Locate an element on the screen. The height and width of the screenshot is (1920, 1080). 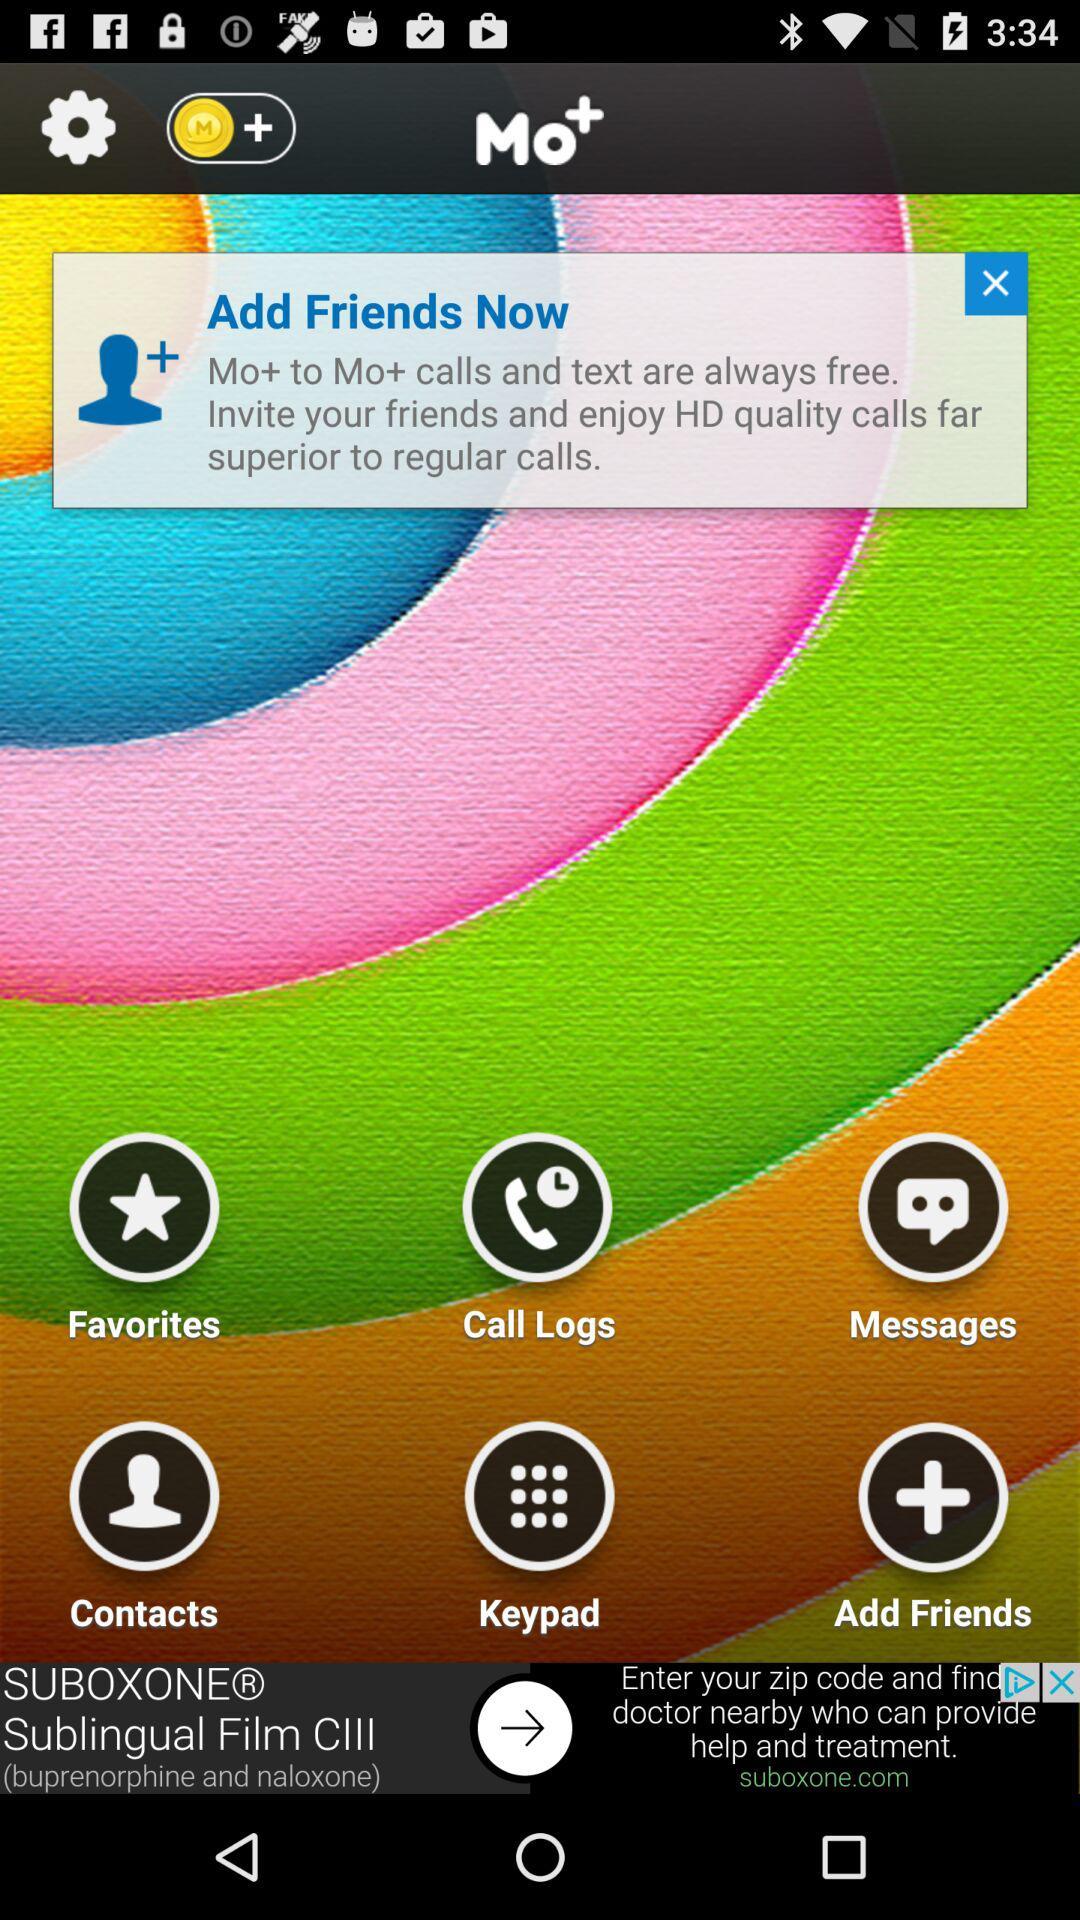
close button is located at coordinates (987, 291).